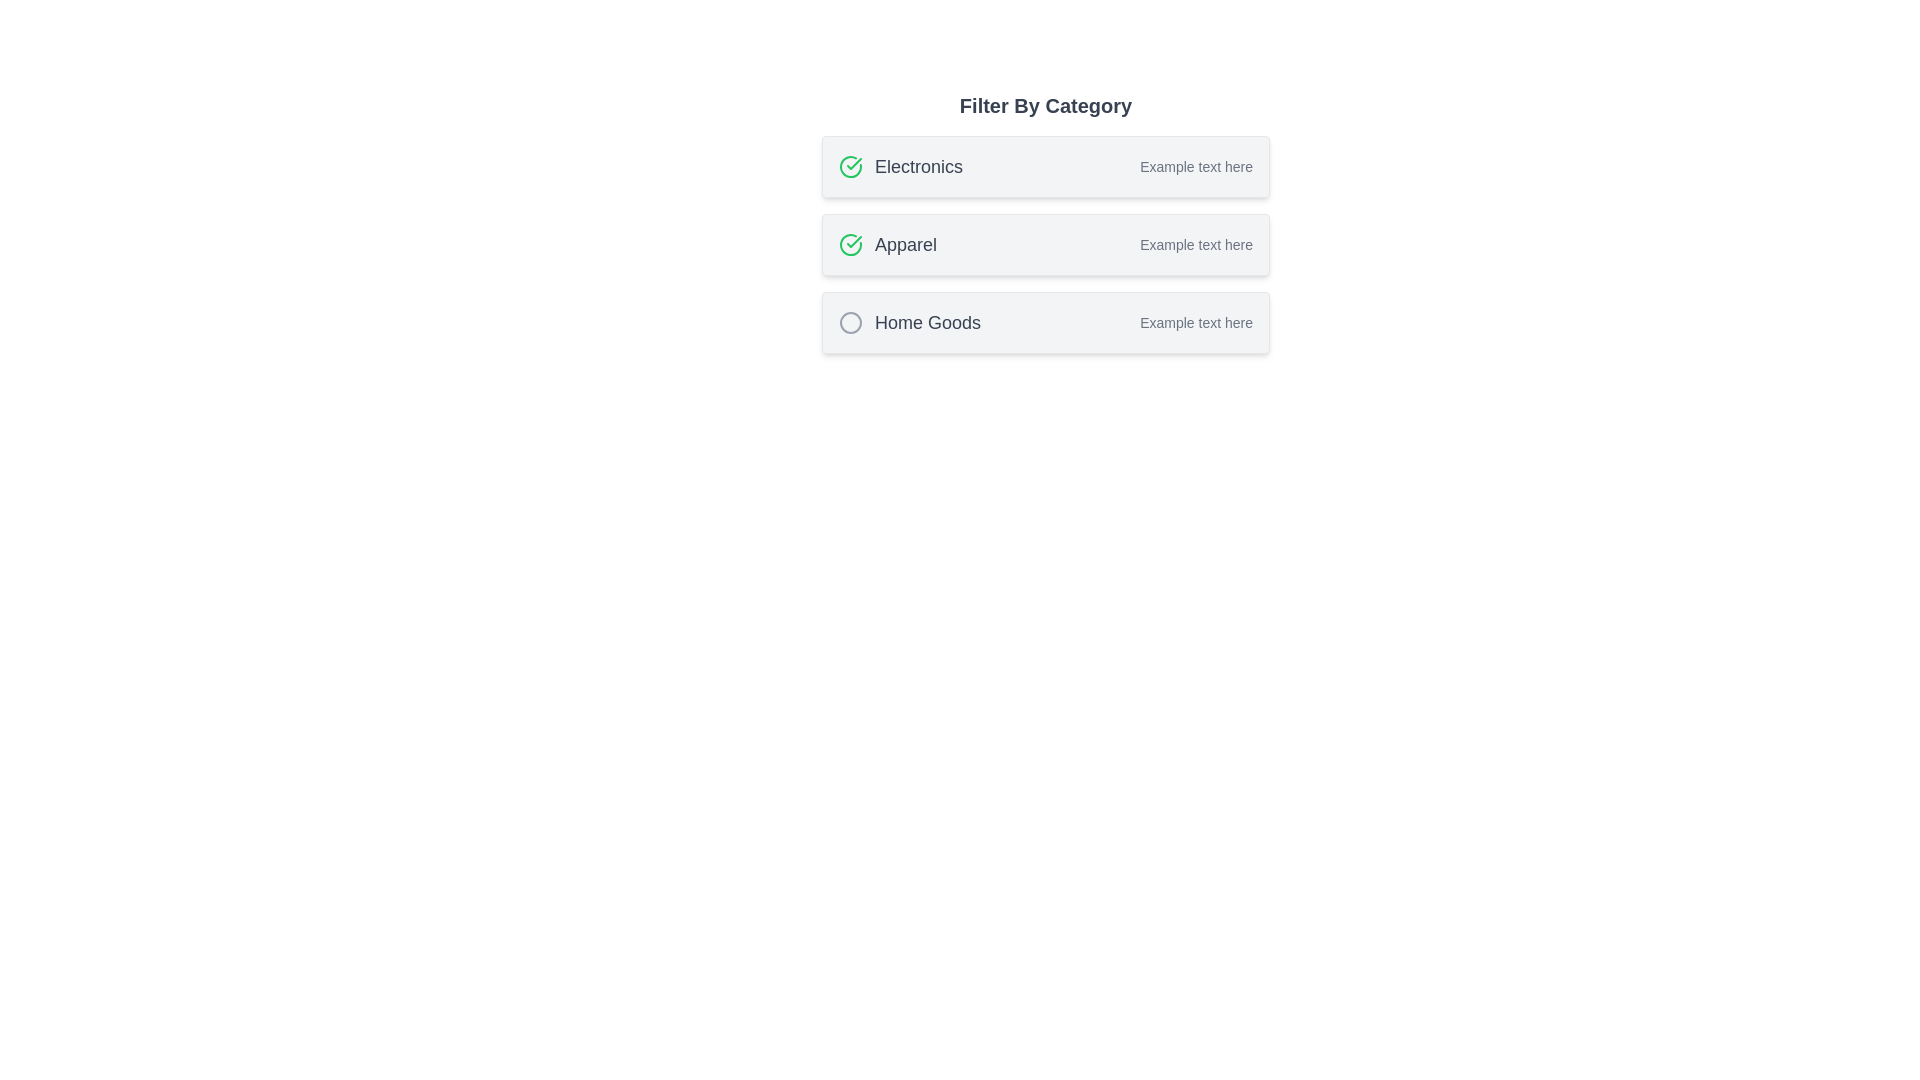 The height and width of the screenshot is (1080, 1920). Describe the element at coordinates (1196, 165) in the screenshot. I see `text from the Static Text Label that displays 'Example text here', which is styled with a small font size and gray color within the 'Electronics' category card` at that location.